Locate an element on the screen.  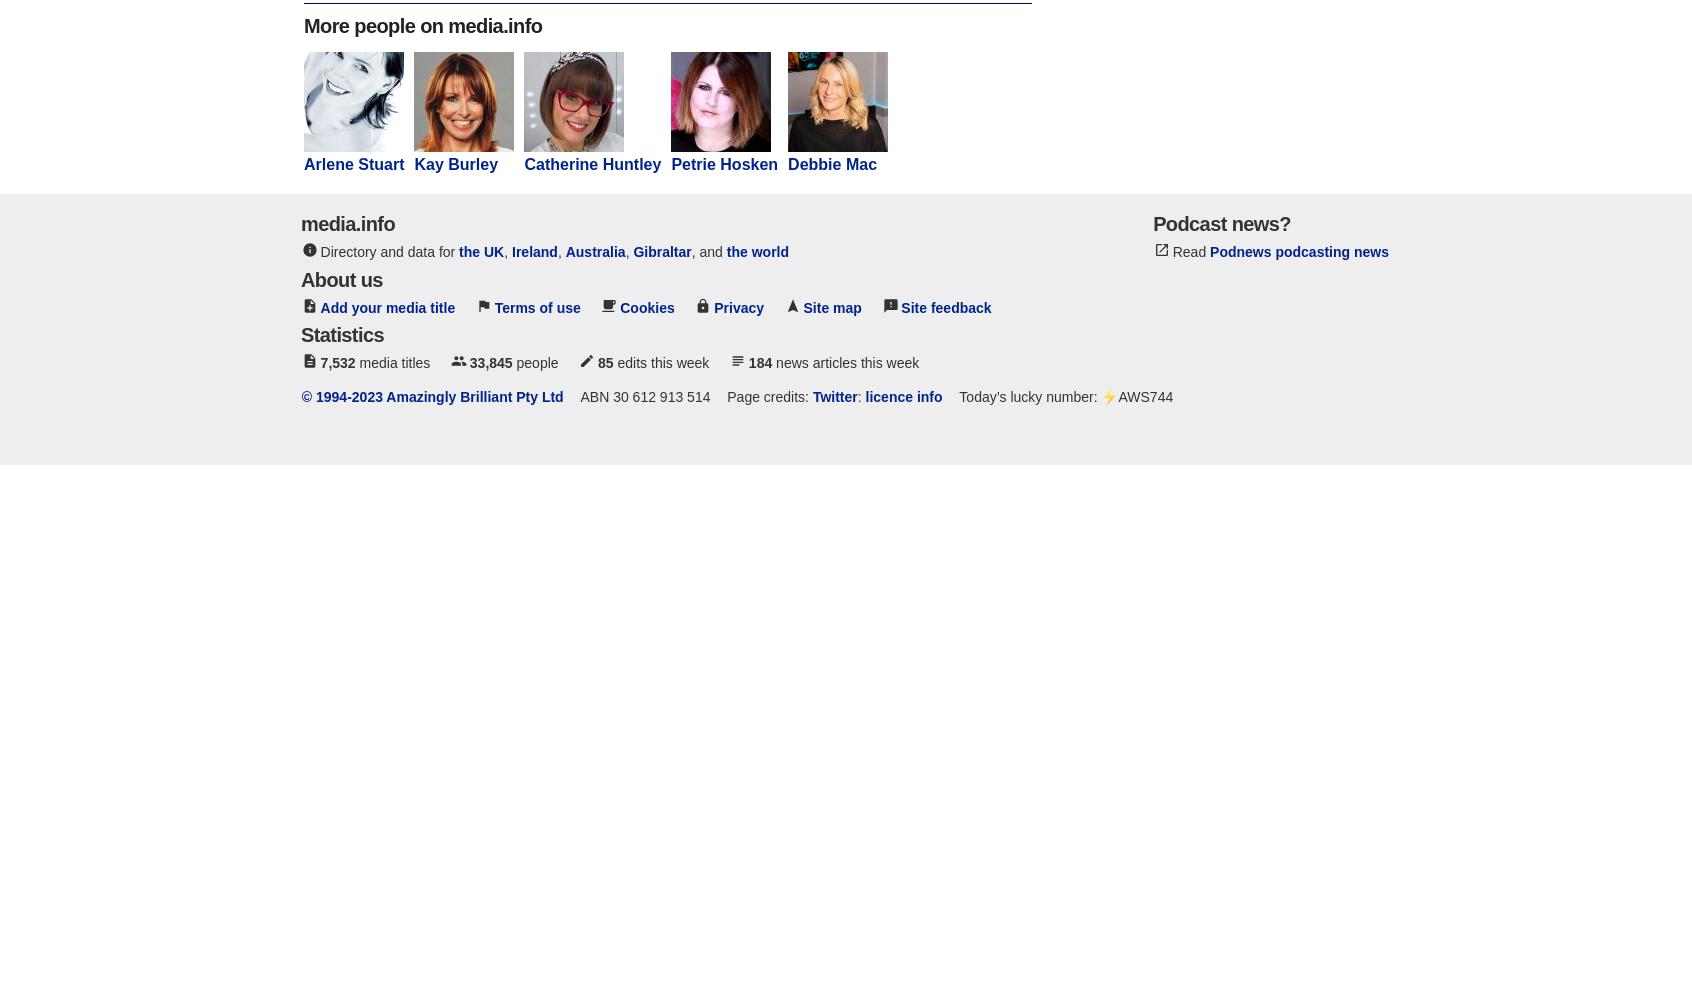
'85' is located at coordinates (604, 362).